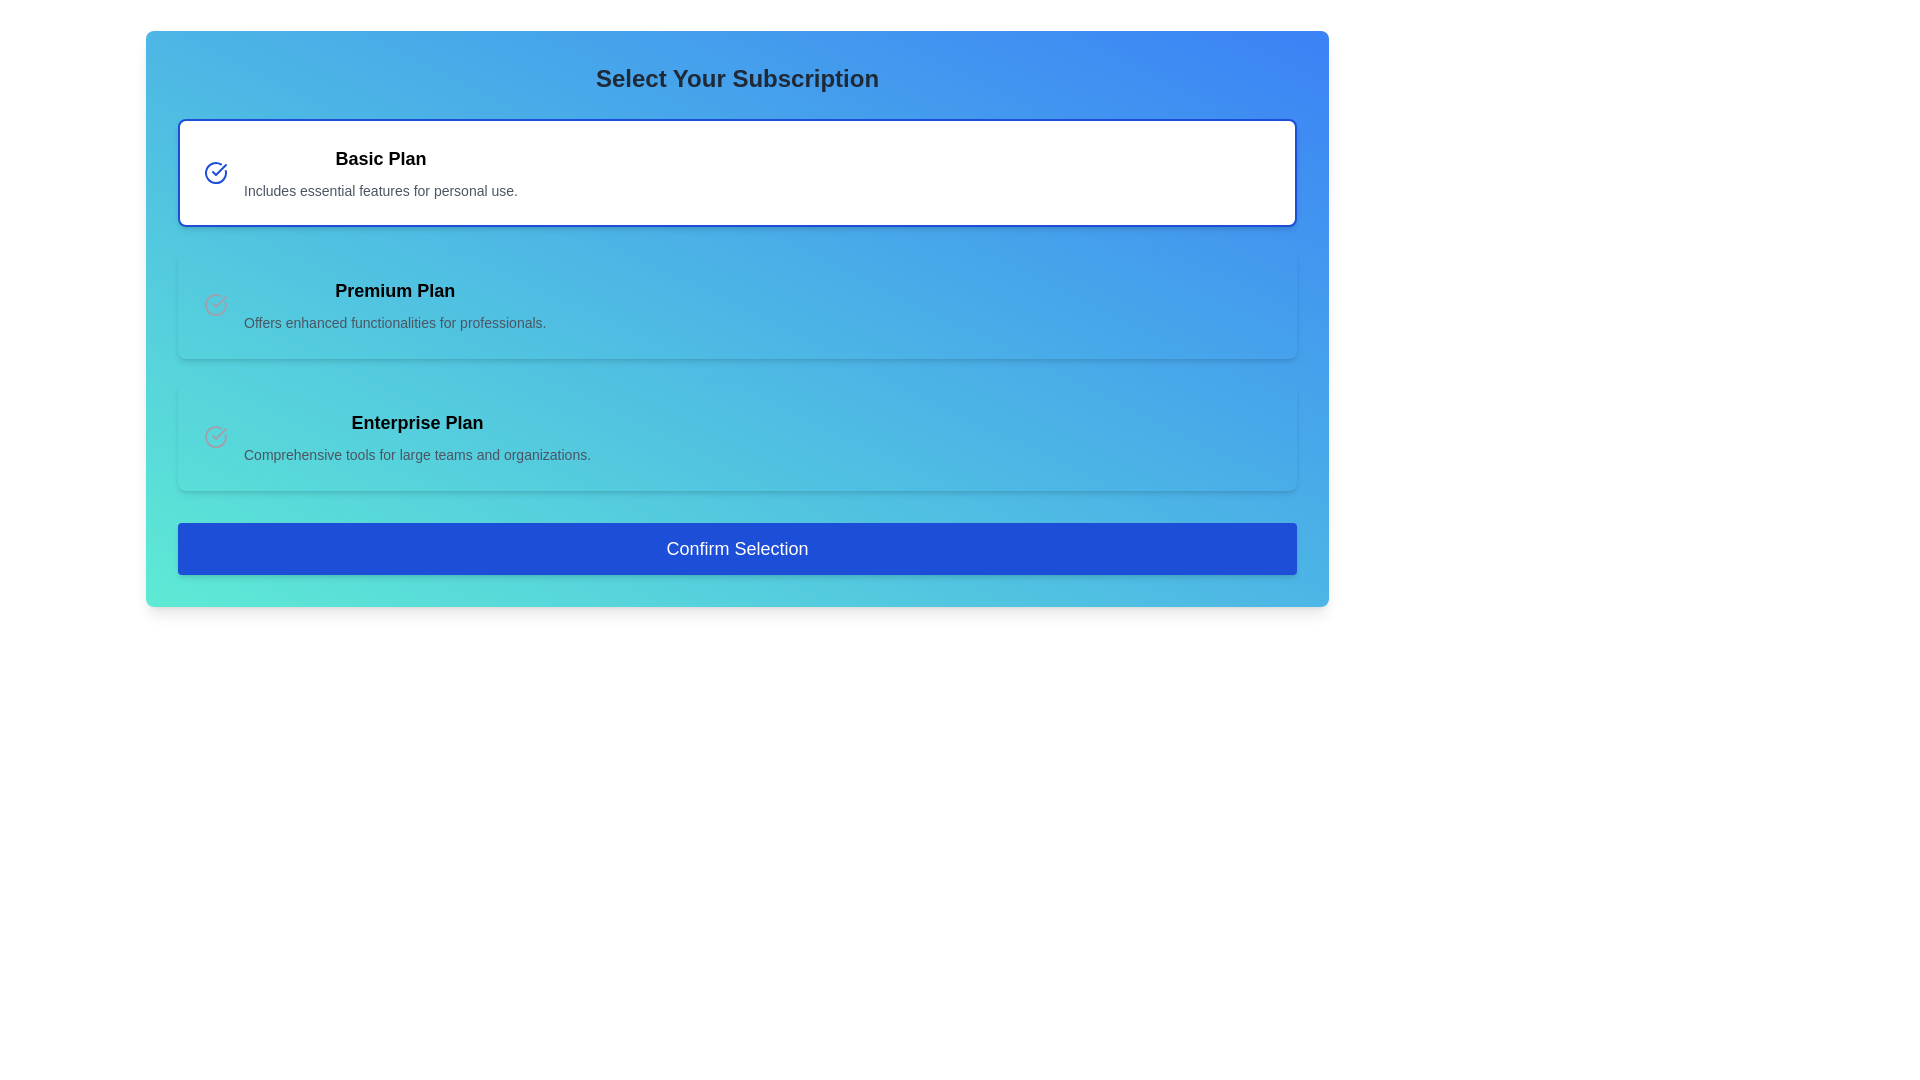 The image size is (1920, 1080). Describe the element at coordinates (416, 435) in the screenshot. I see `the 'Enterprise Plan' text block, which features a bold first line and a descriptive second line, located as the third option in the 'Select Your Subscription' interface` at that location.